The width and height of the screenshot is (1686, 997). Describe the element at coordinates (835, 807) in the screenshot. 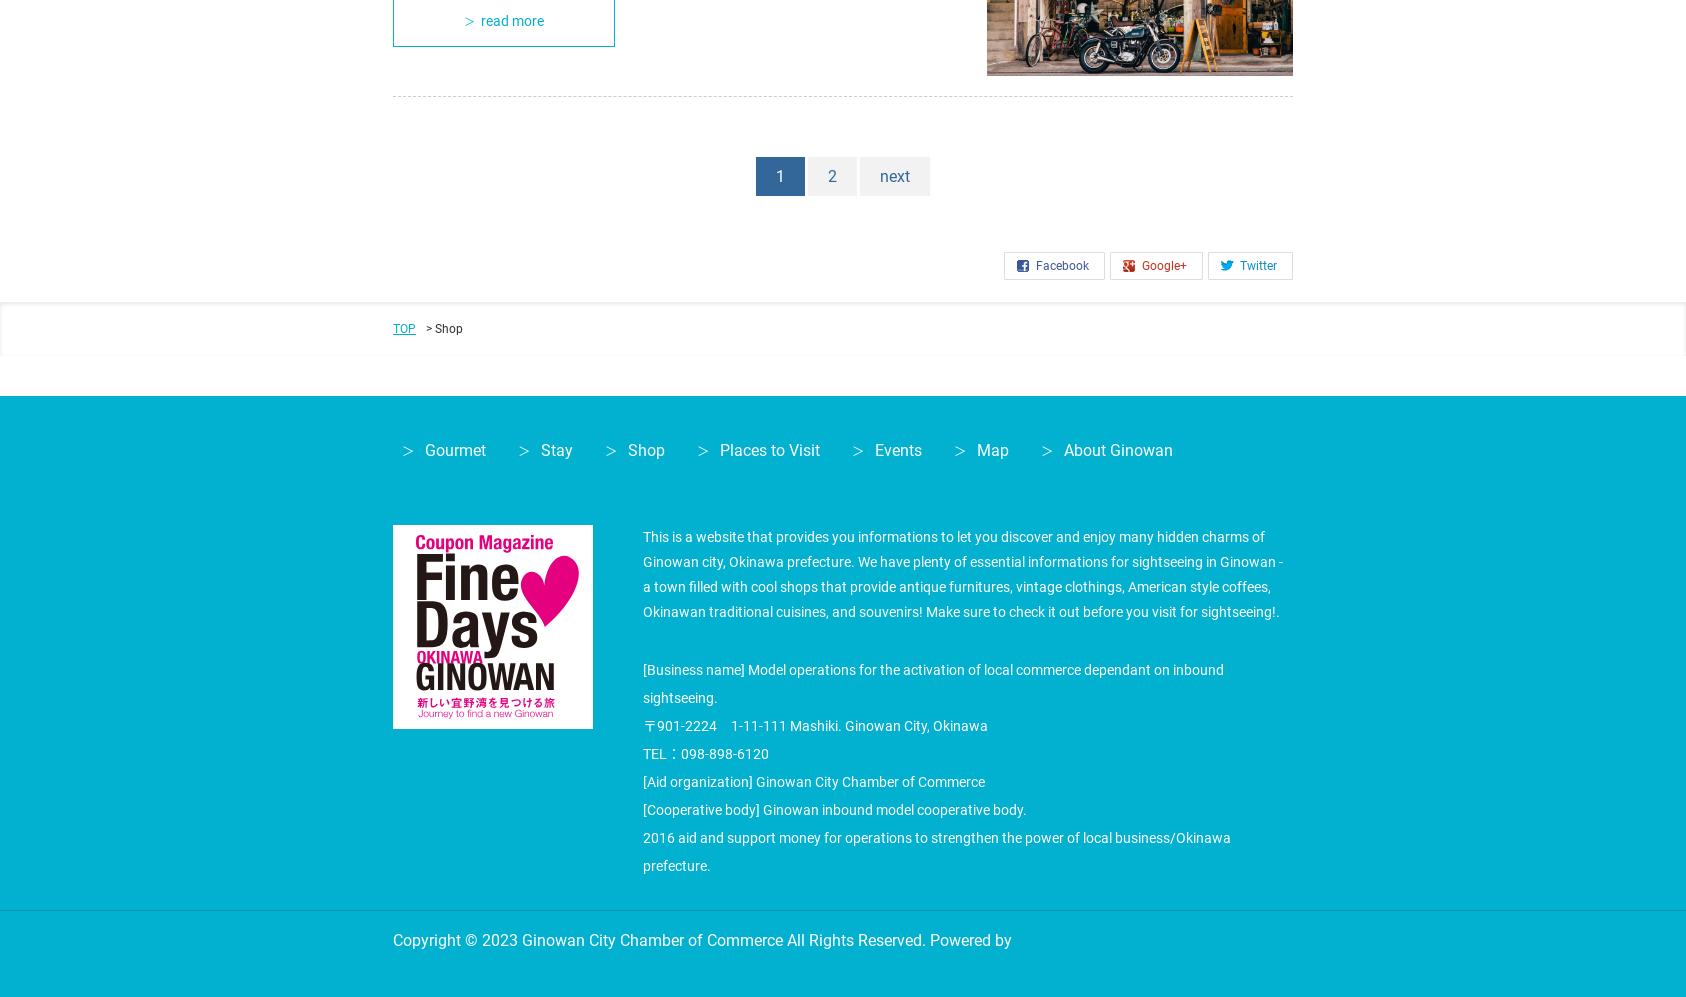

I see `'[Cooperative body] Ginowan inbound model cooperative body.'` at that location.